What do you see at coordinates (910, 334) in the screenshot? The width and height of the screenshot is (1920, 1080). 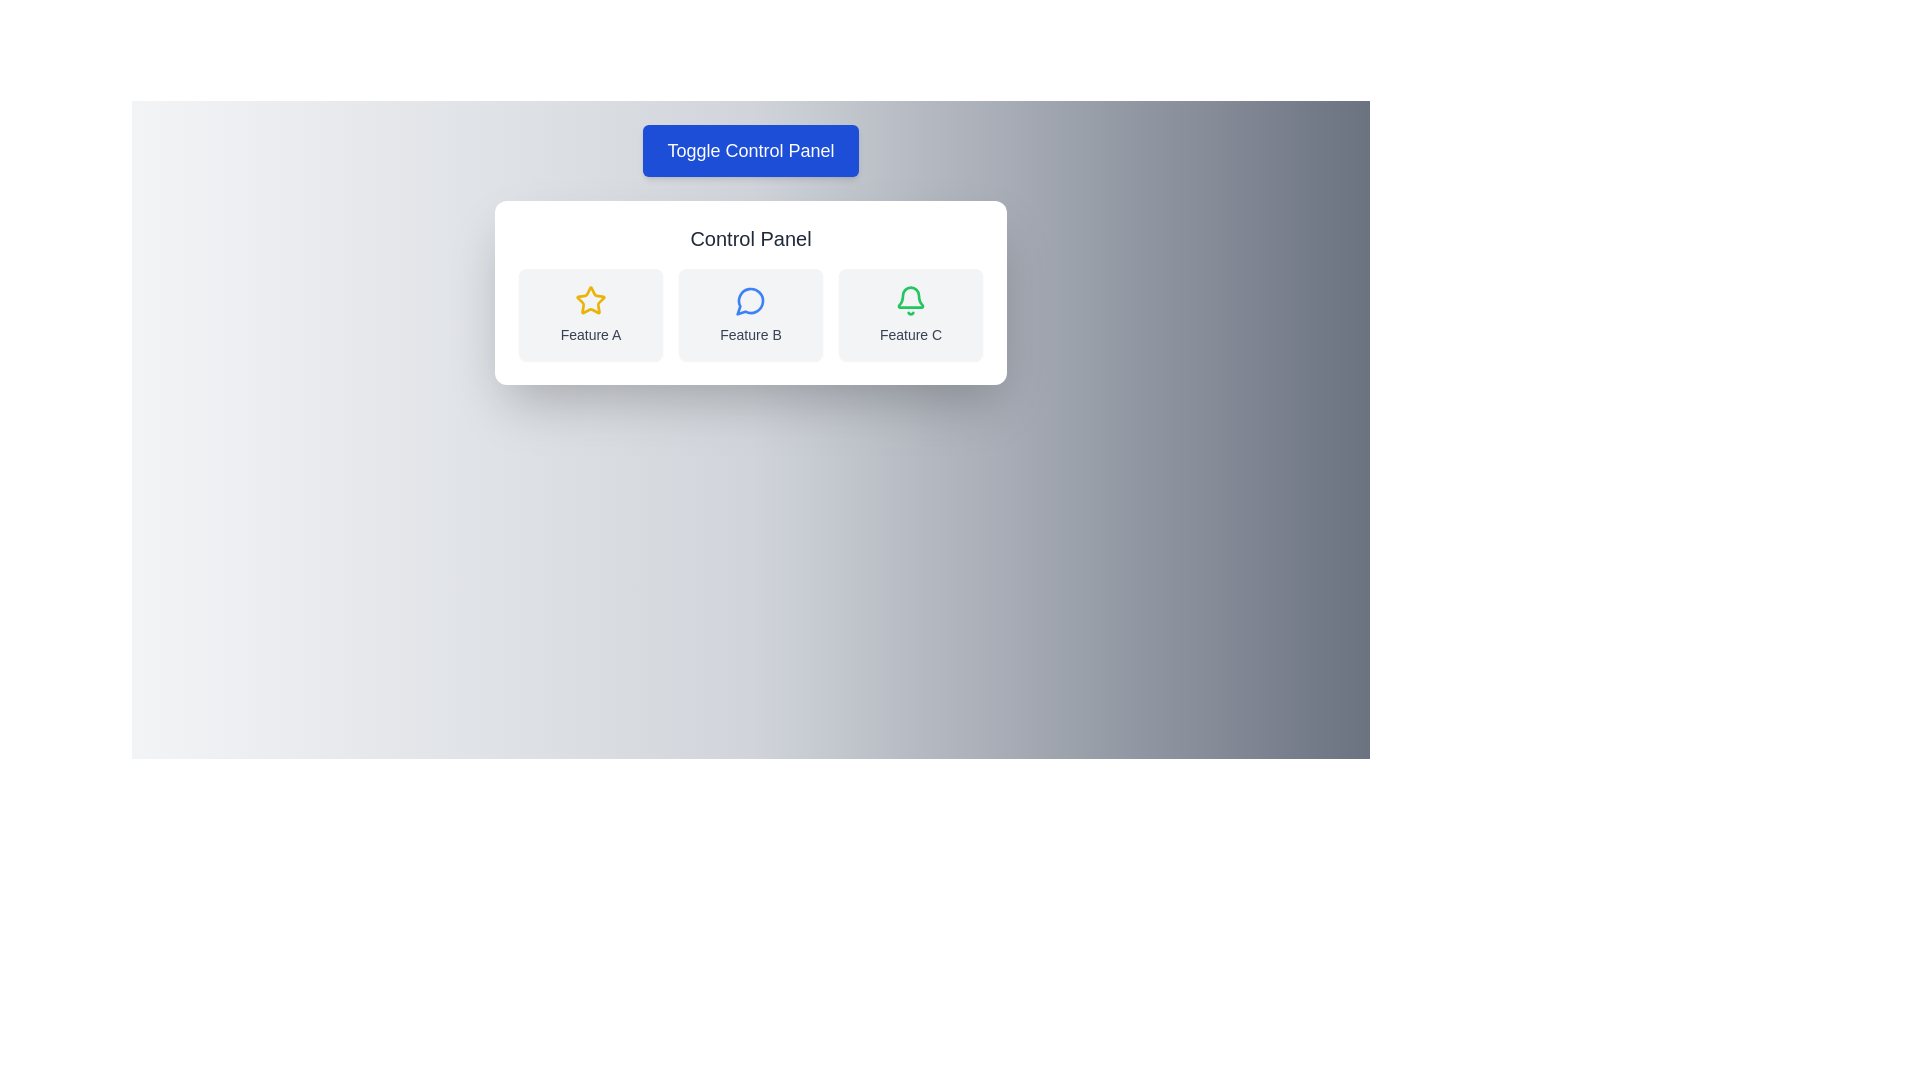 I see `the text label displaying 'Feature C', which is located below a green bell-shaped icon in the rightmost feature block of the control panel interface` at bounding box center [910, 334].